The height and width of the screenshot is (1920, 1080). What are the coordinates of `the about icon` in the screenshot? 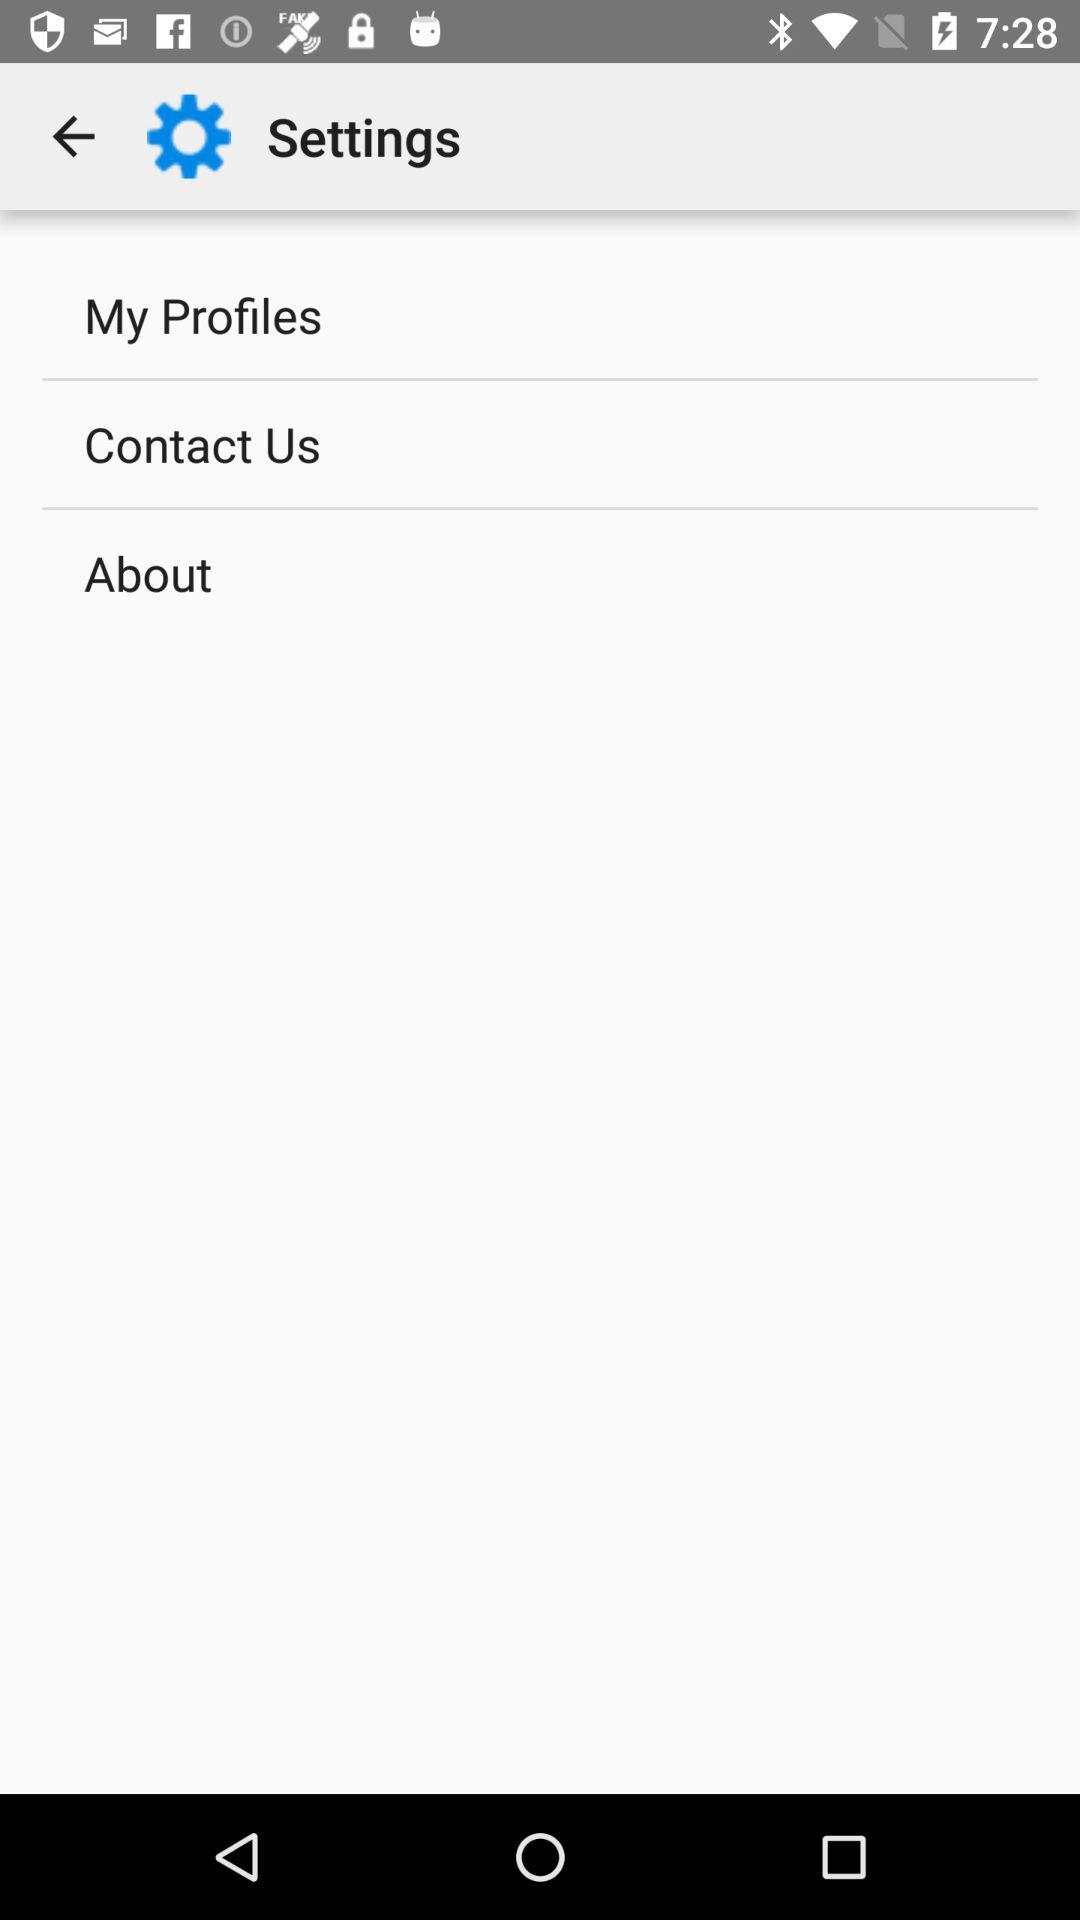 It's located at (540, 571).